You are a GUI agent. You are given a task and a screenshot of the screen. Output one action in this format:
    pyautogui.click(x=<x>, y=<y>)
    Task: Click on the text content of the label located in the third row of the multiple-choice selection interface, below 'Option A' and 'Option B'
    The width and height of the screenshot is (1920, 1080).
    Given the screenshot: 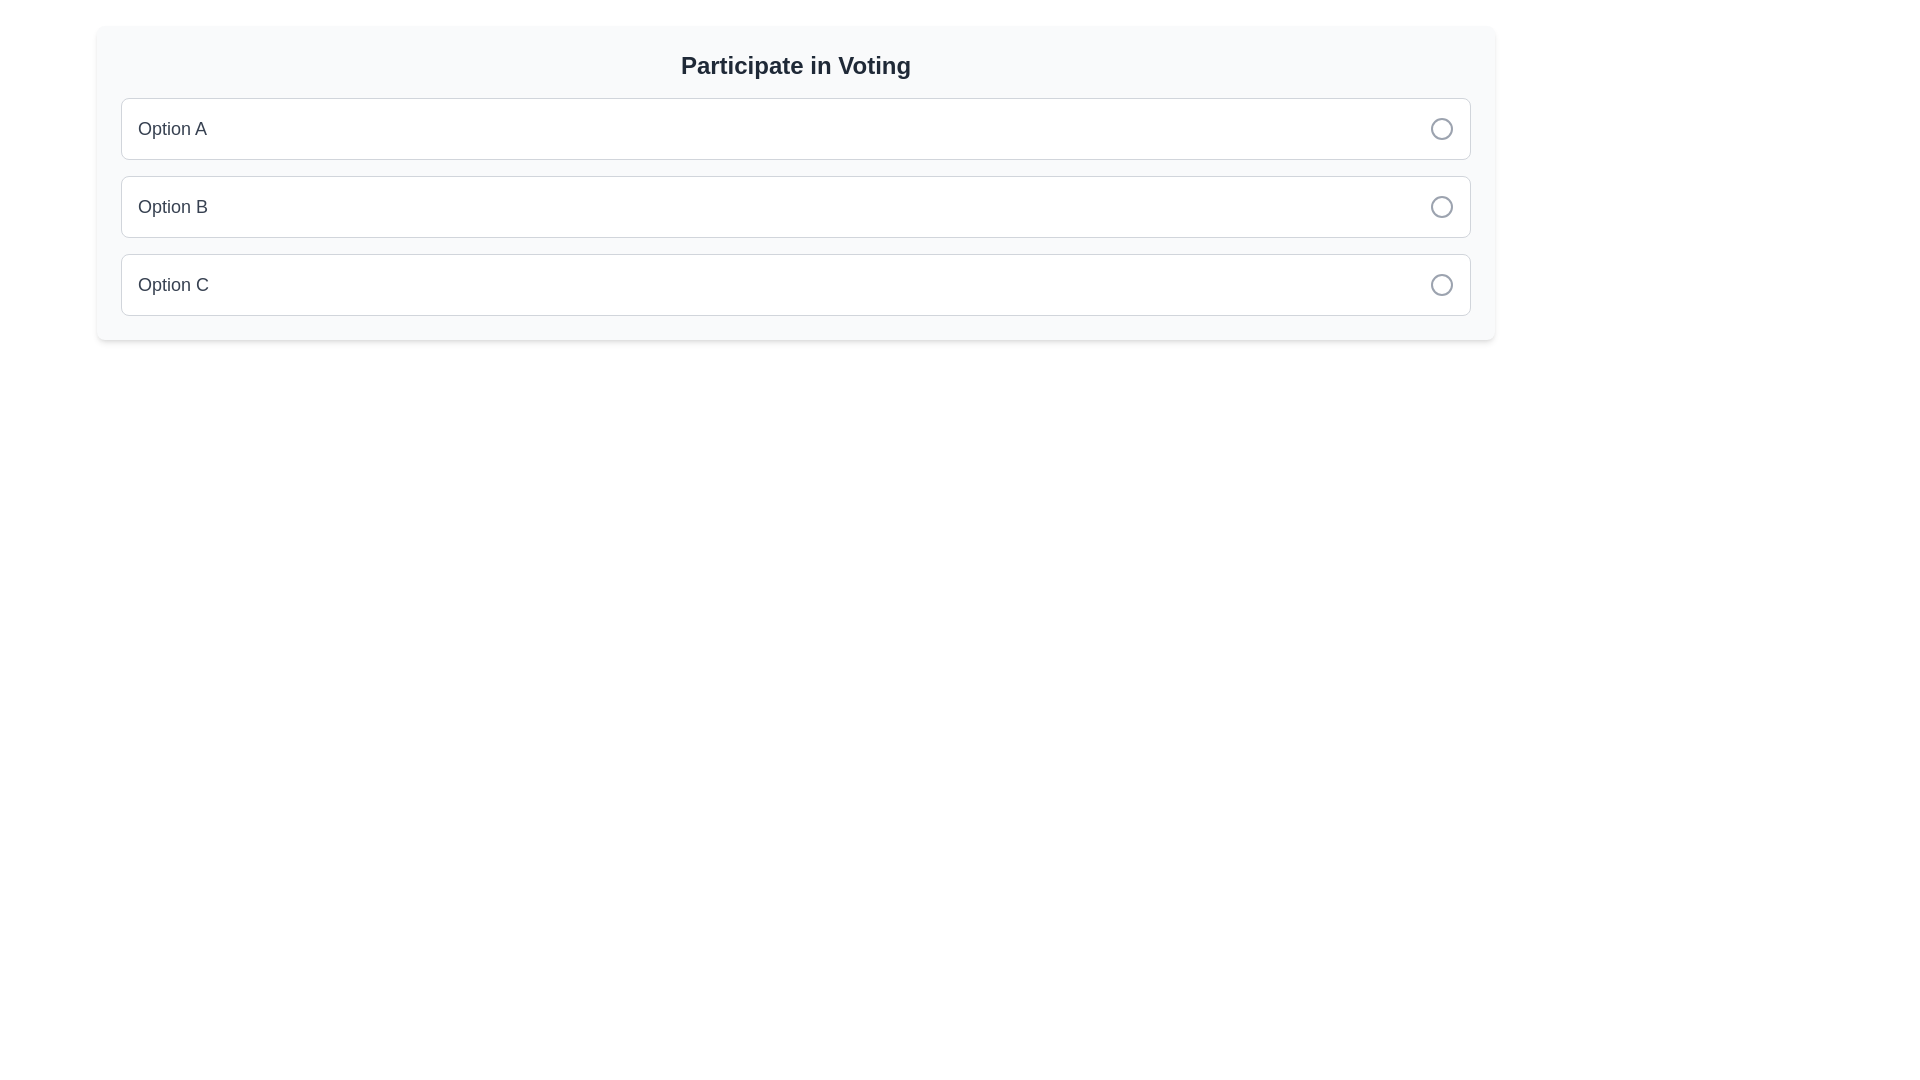 What is the action you would take?
    pyautogui.click(x=173, y=285)
    